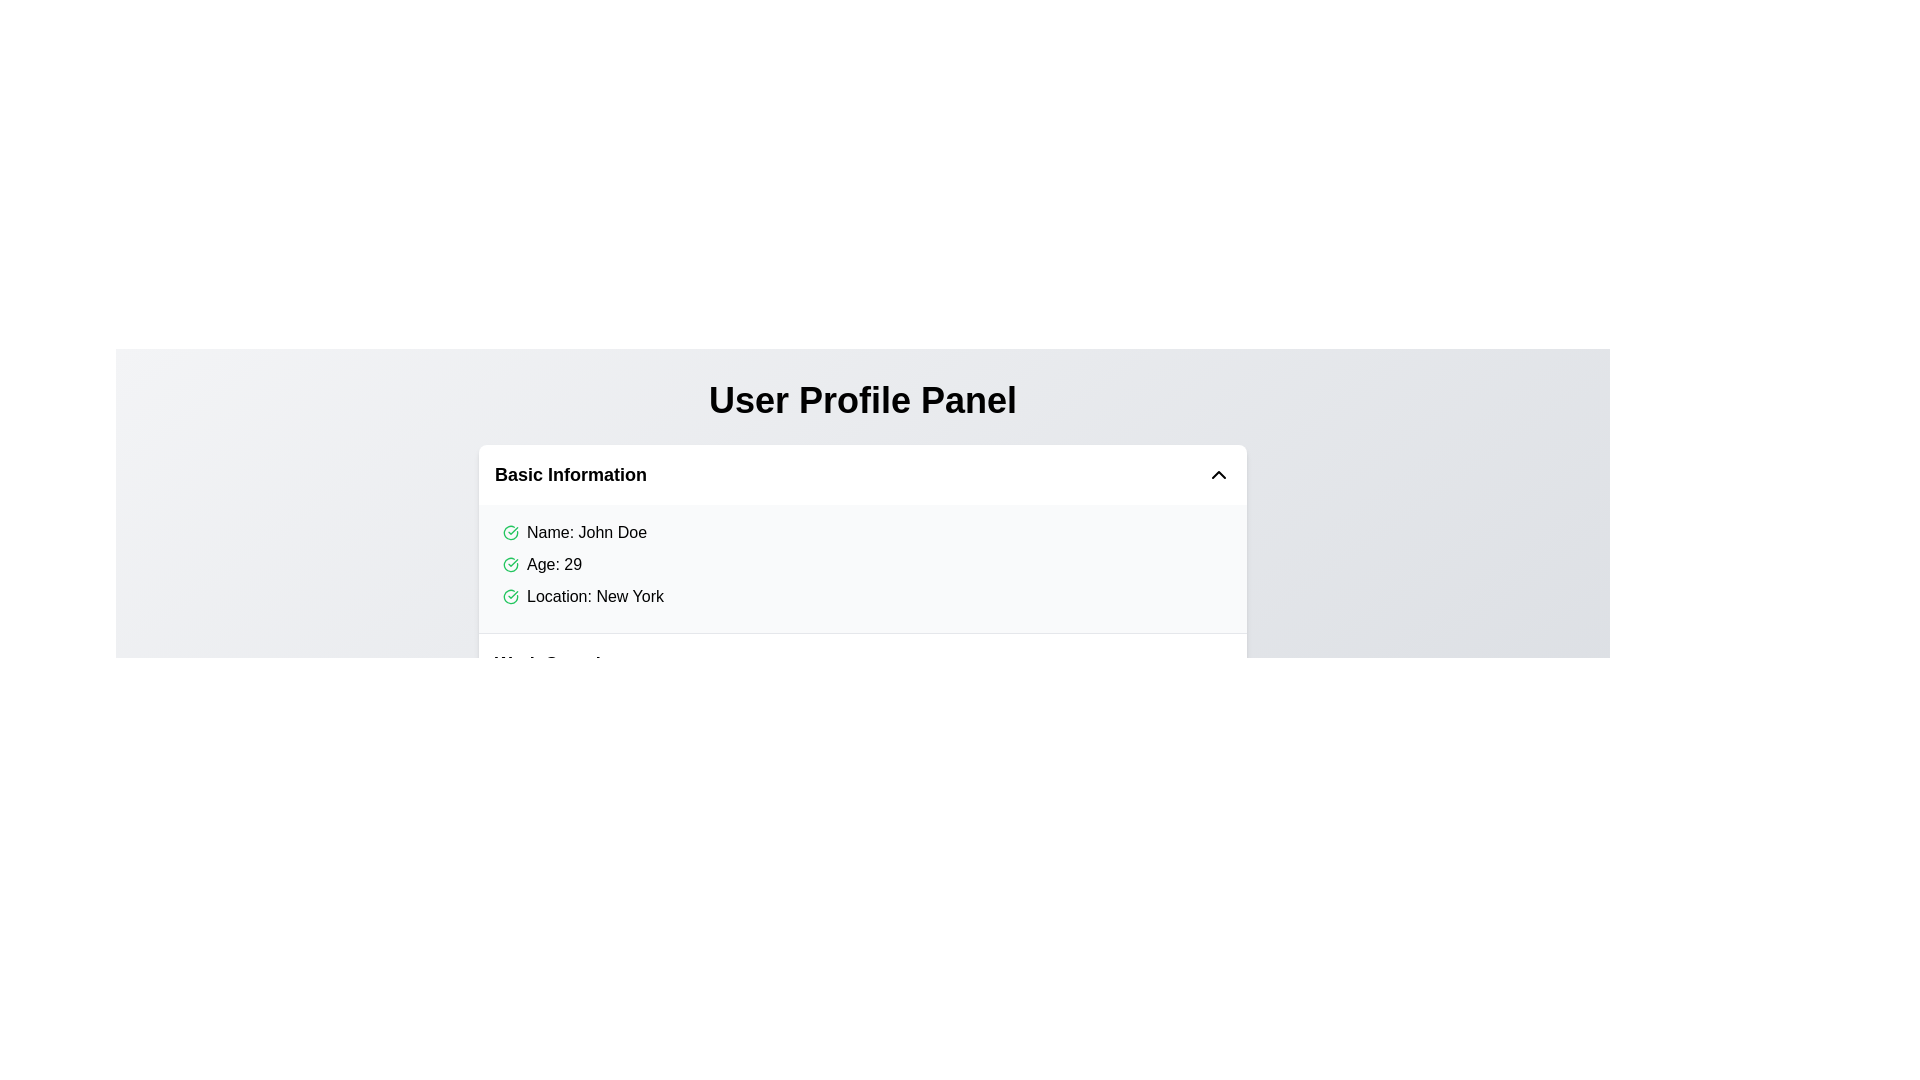 This screenshot has height=1080, width=1920. What do you see at coordinates (1218, 474) in the screenshot?
I see `the chevron arrow icon located at the far-right edge of the 'Basic Information' section` at bounding box center [1218, 474].